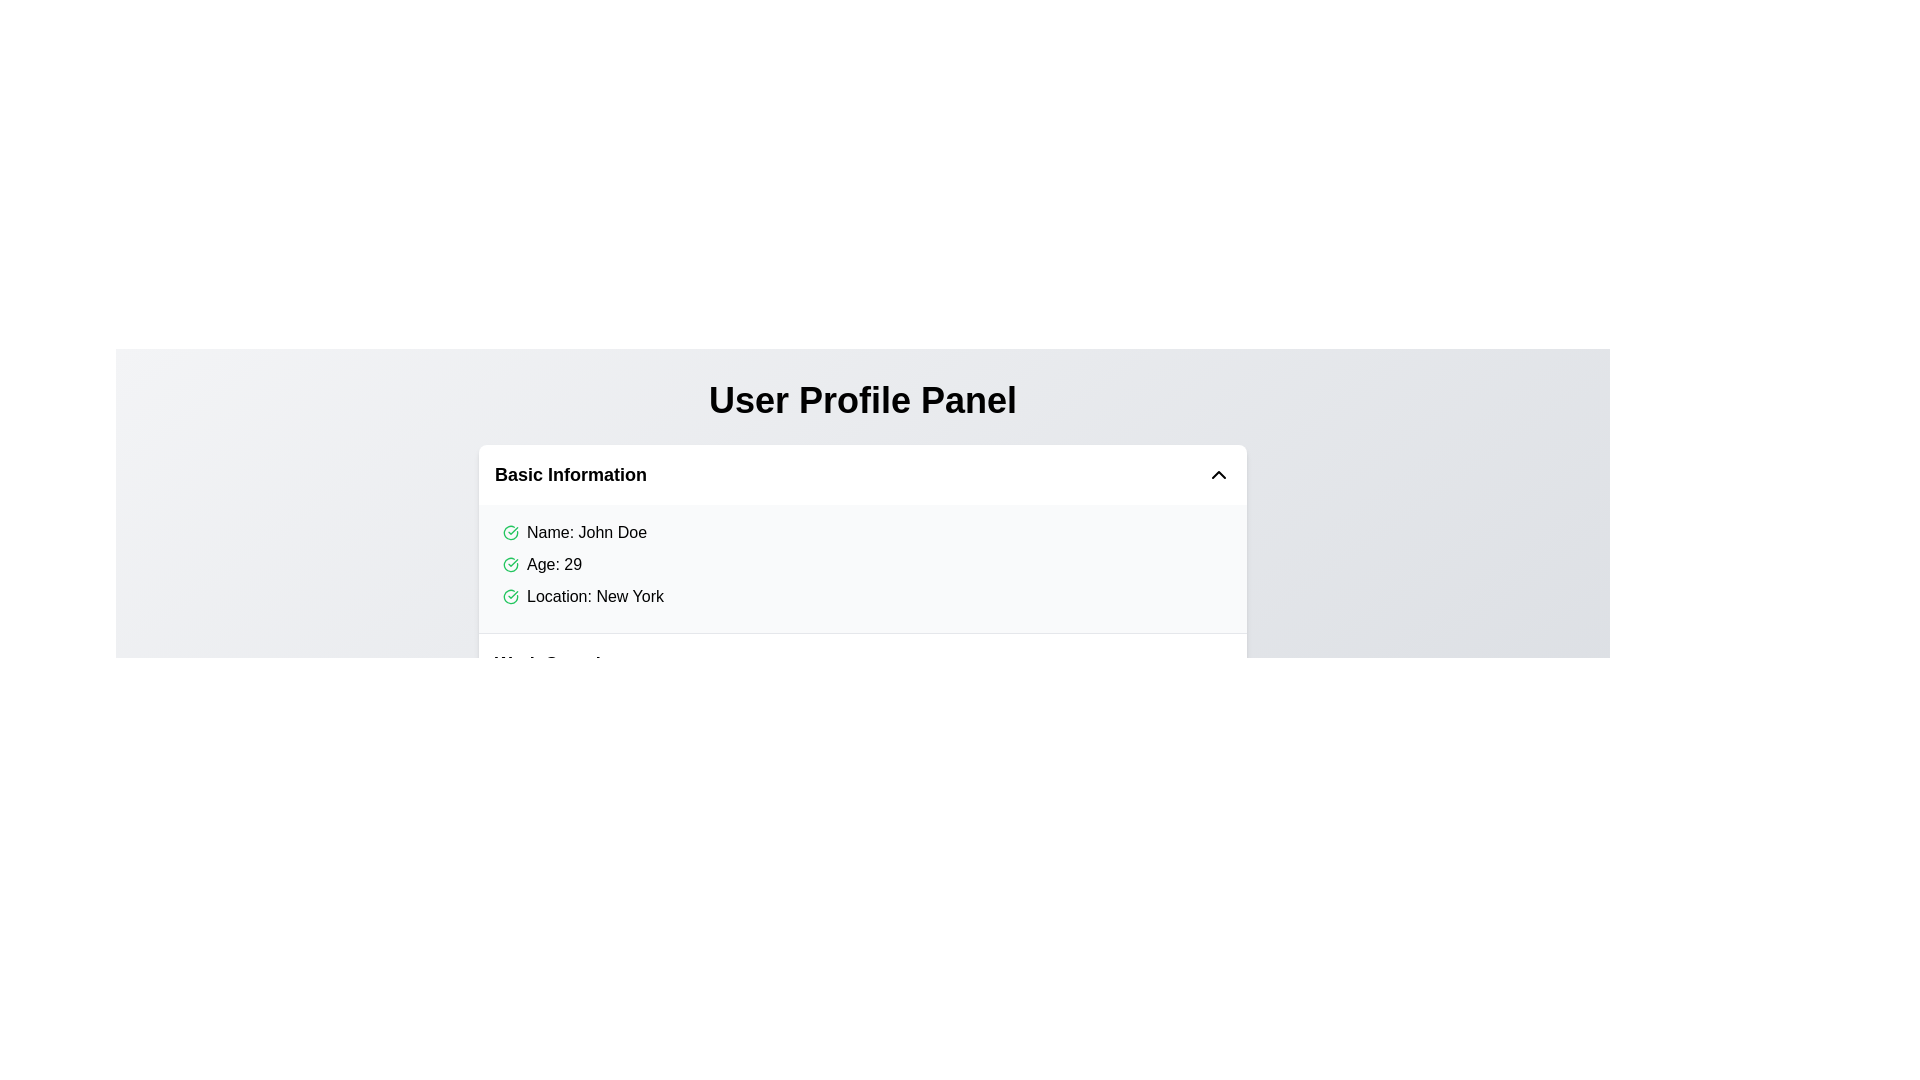 This screenshot has height=1080, width=1920. What do you see at coordinates (1218, 474) in the screenshot?
I see `the chevron arrow icon located at the far-right edge of the 'Basic Information' section` at bounding box center [1218, 474].